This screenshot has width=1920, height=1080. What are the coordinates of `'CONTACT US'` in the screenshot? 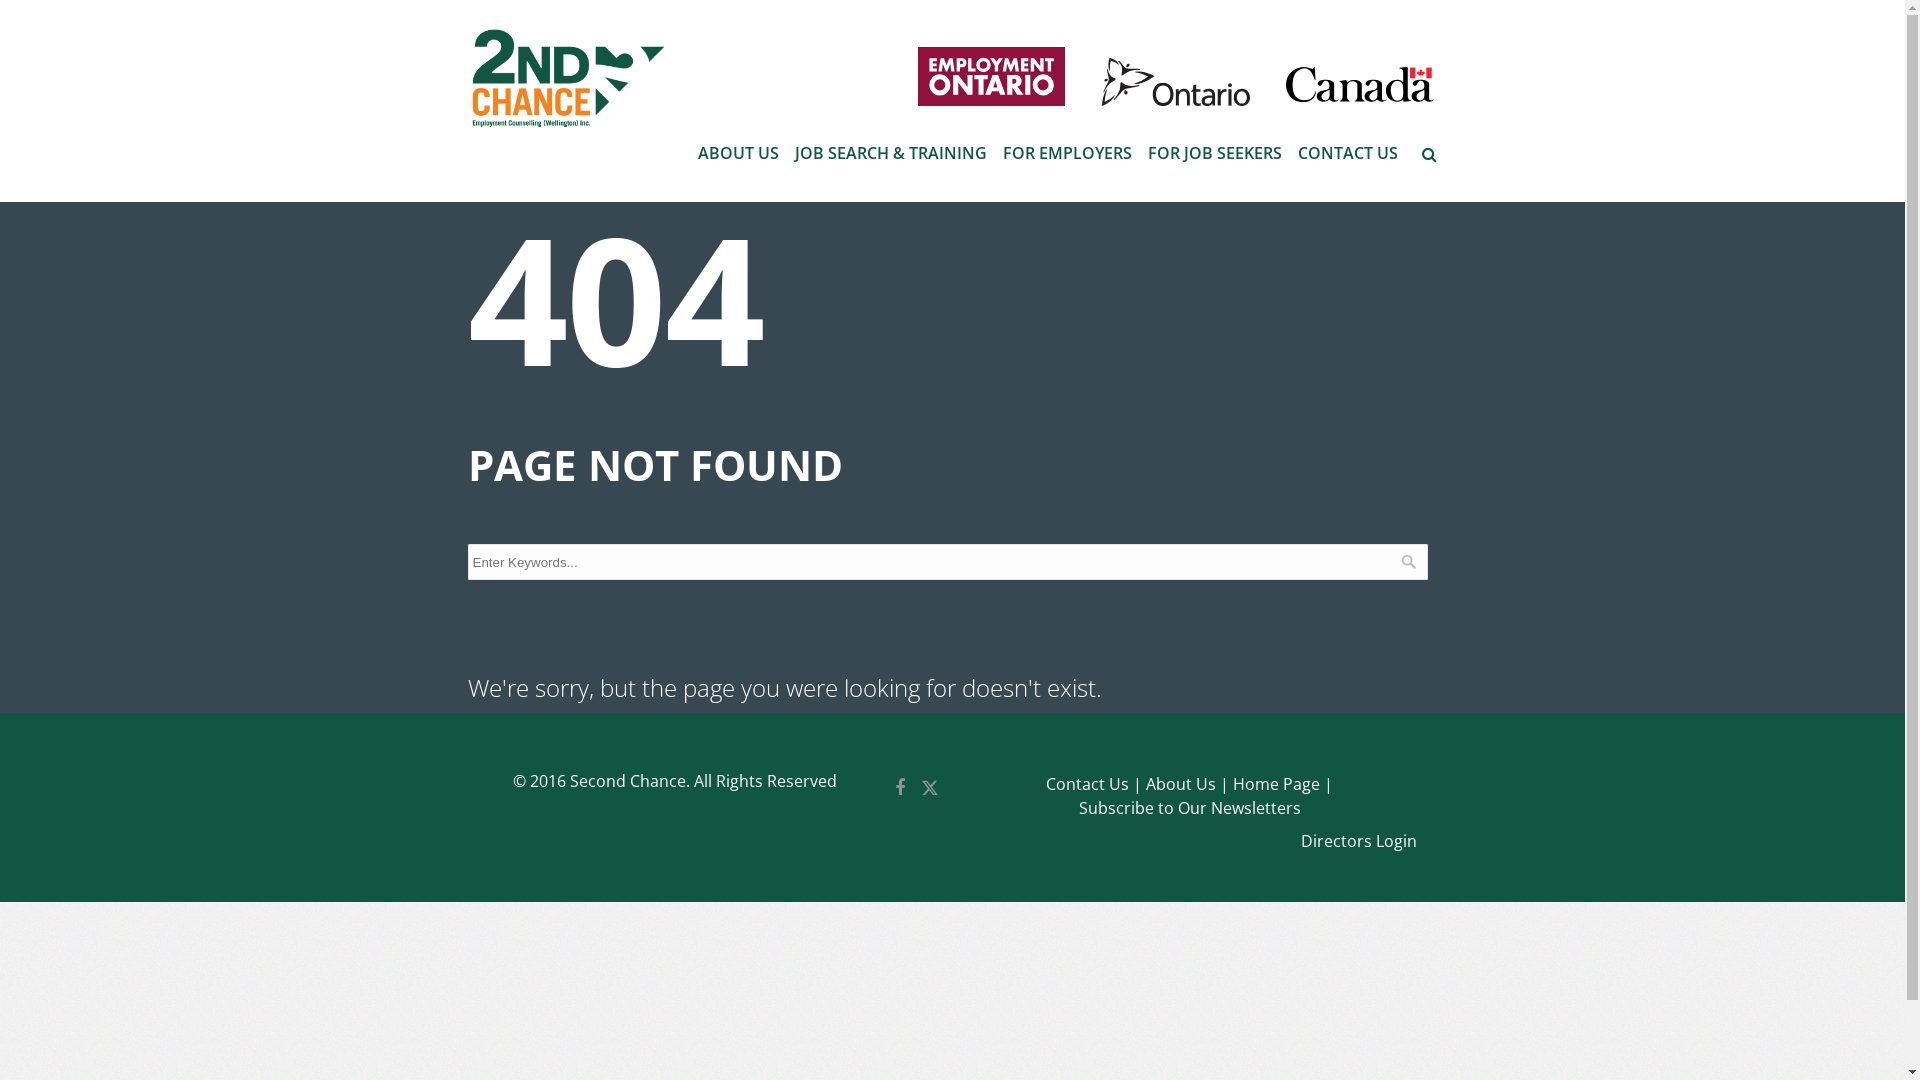 It's located at (1348, 152).